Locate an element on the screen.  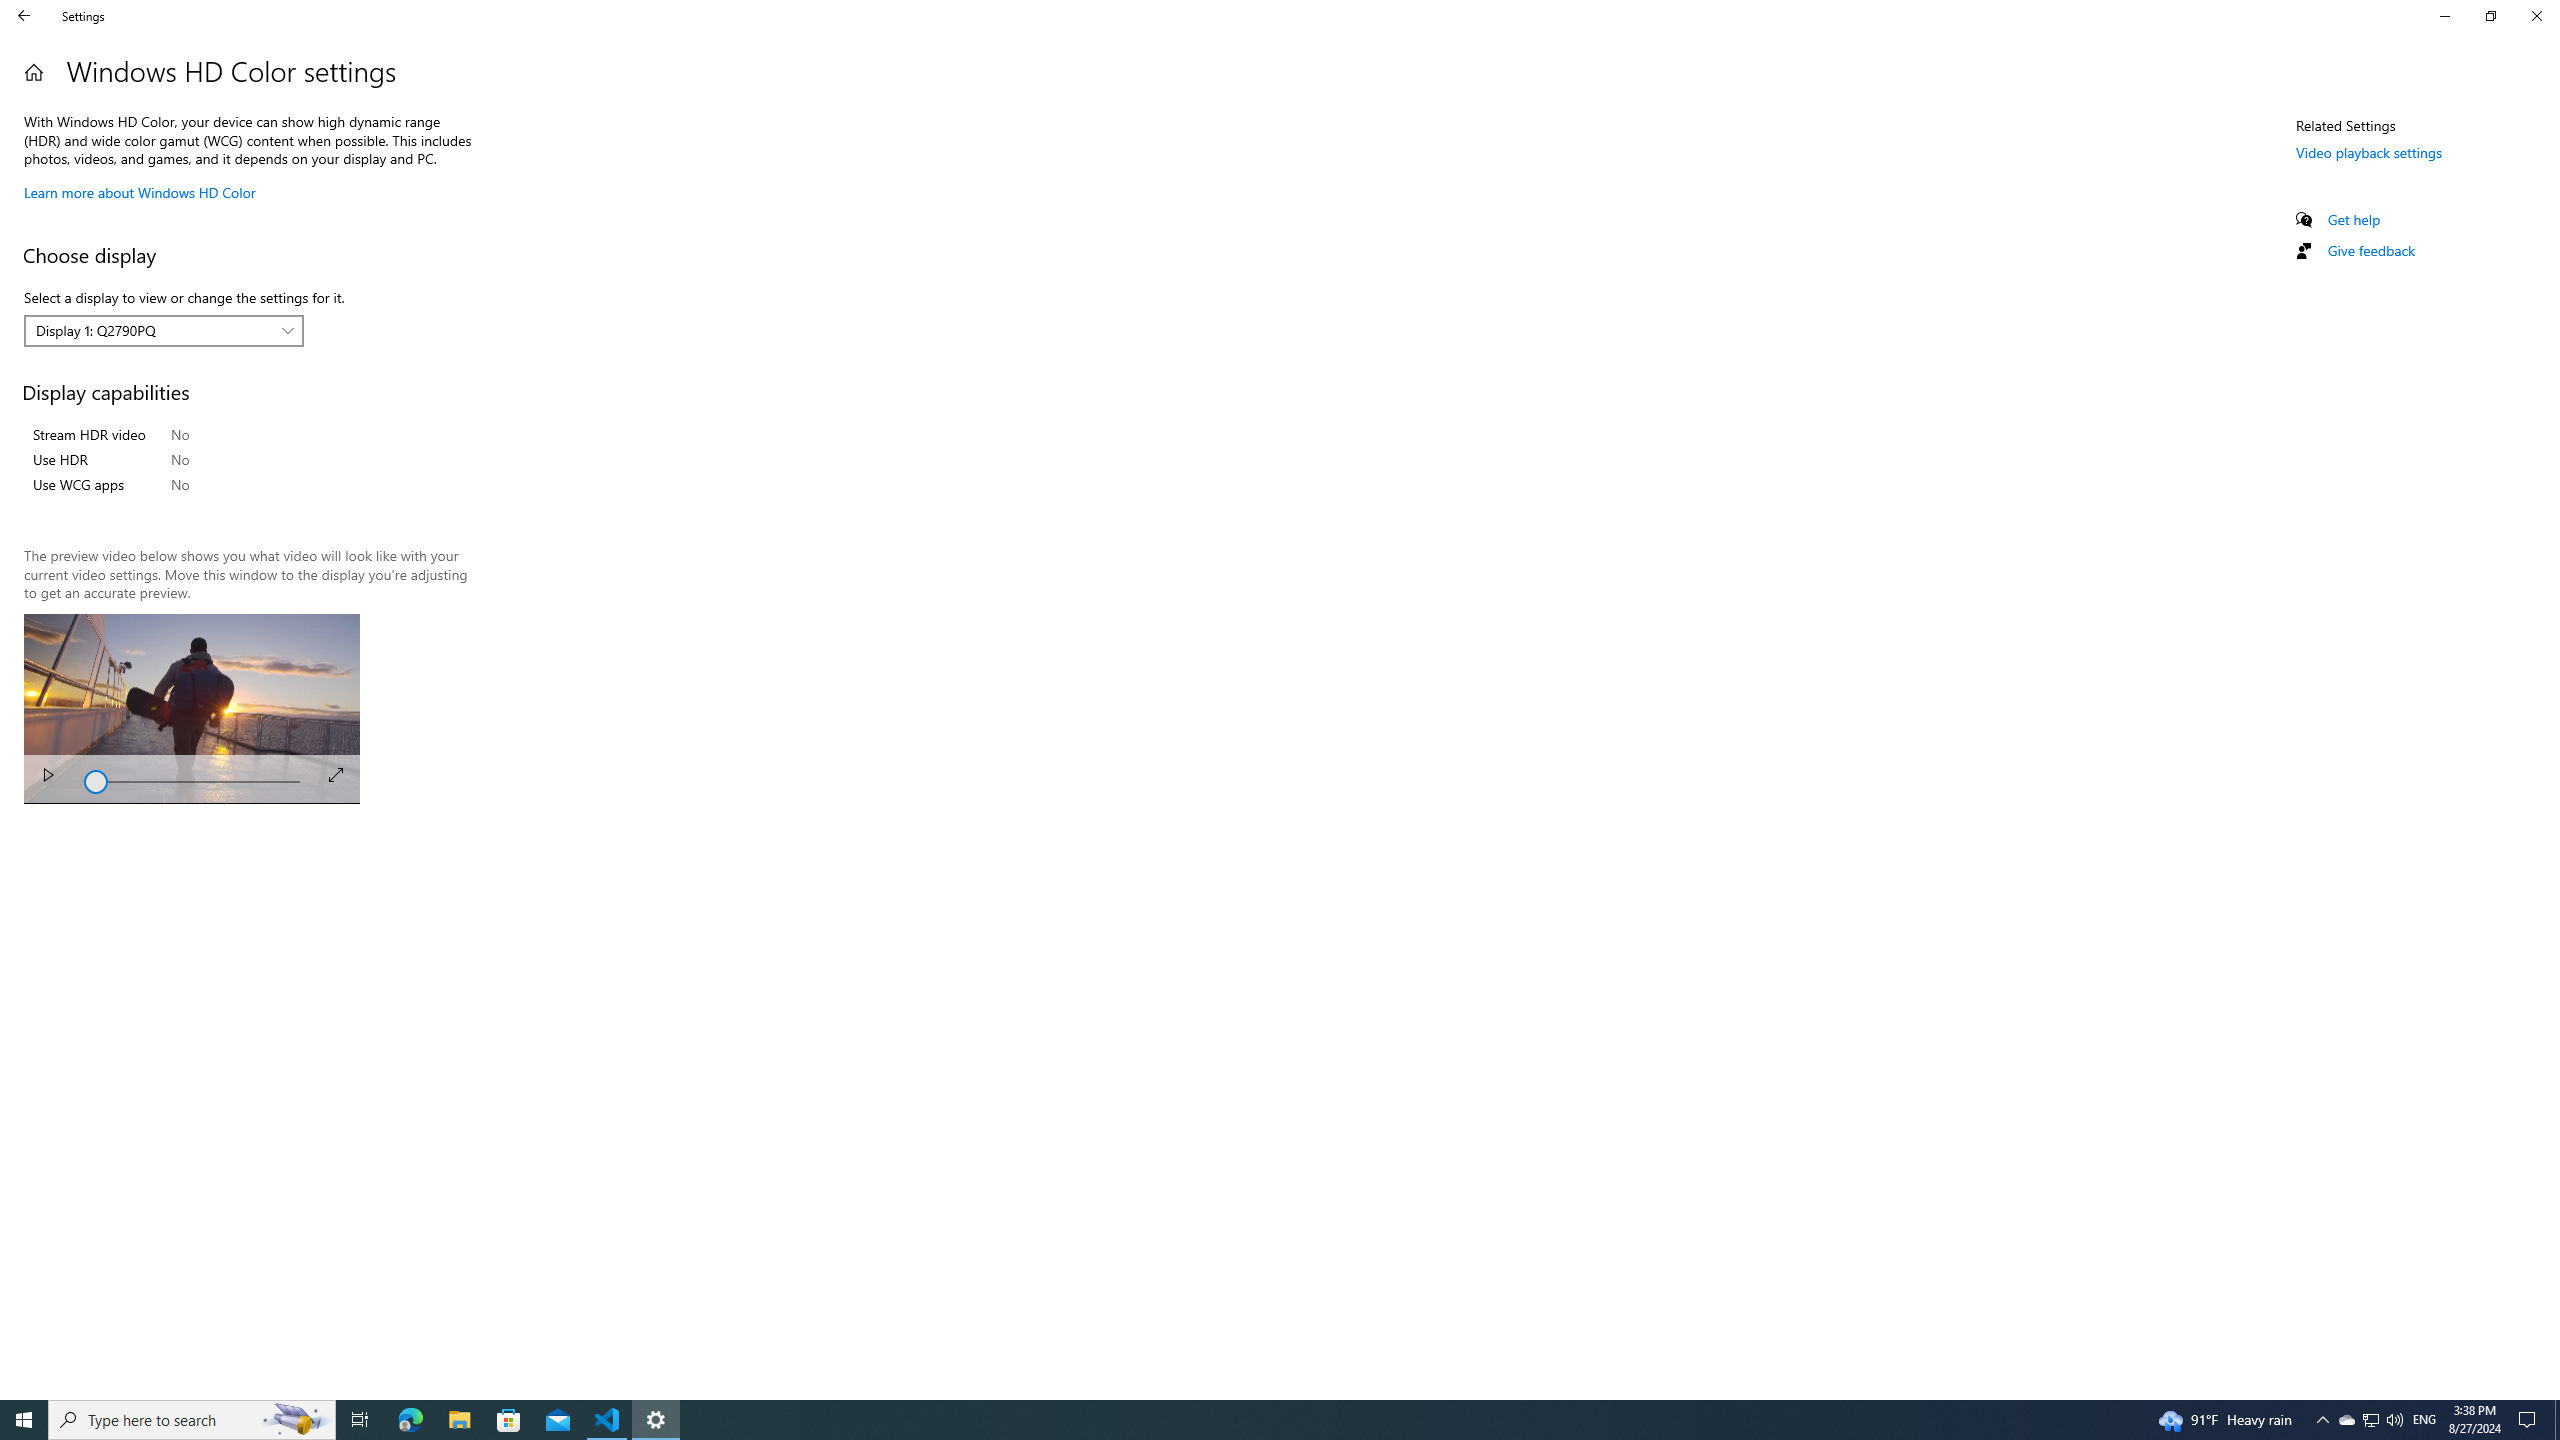
'Home' is located at coordinates (33, 72).